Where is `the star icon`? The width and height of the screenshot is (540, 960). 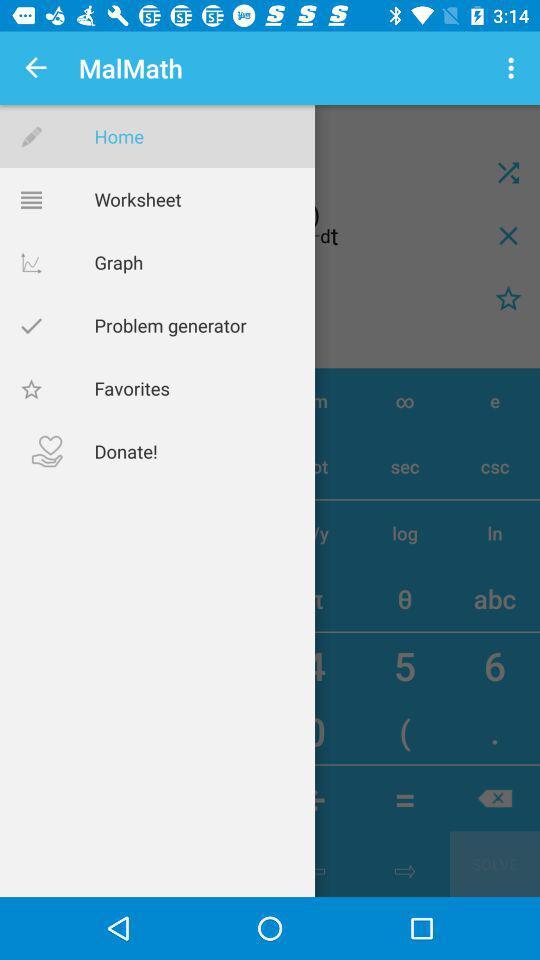 the star icon is located at coordinates (508, 297).